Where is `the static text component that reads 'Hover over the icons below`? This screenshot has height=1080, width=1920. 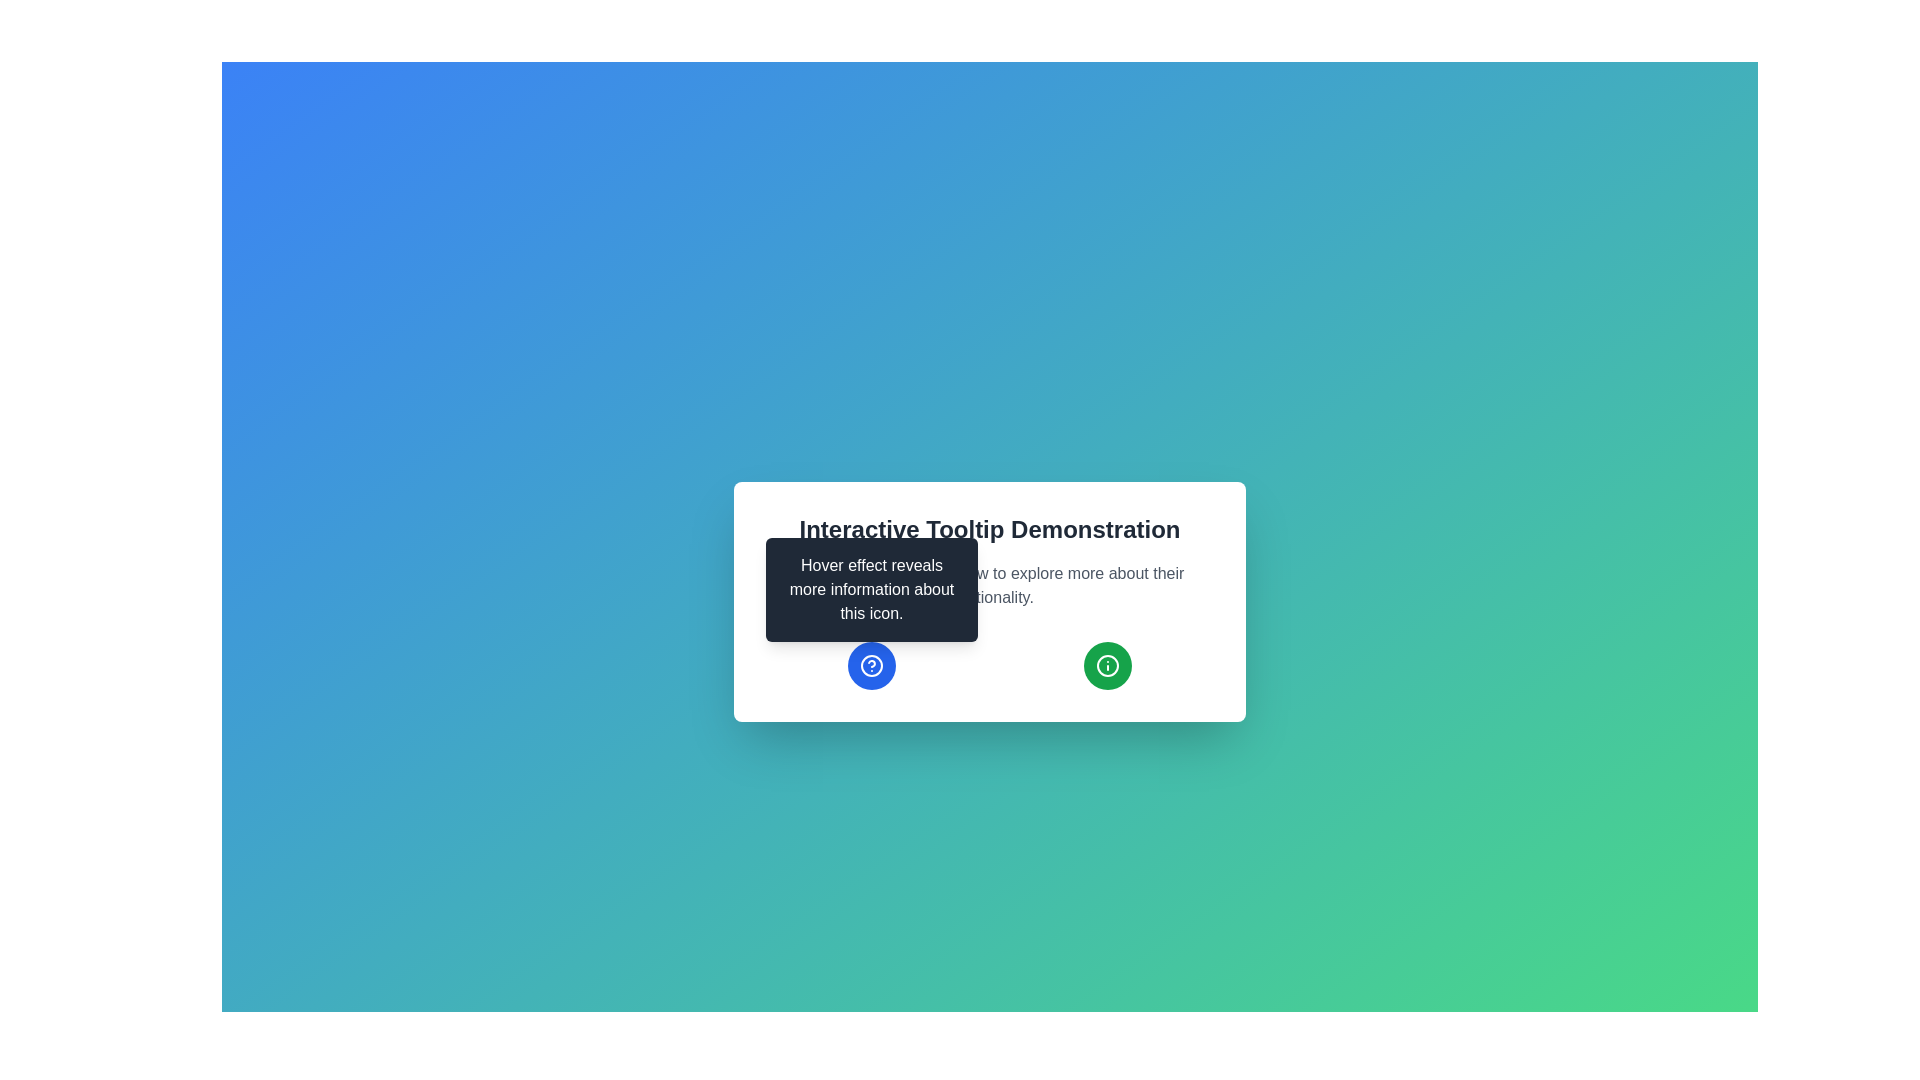
the static text component that reads 'Hover over the icons below is located at coordinates (989, 585).